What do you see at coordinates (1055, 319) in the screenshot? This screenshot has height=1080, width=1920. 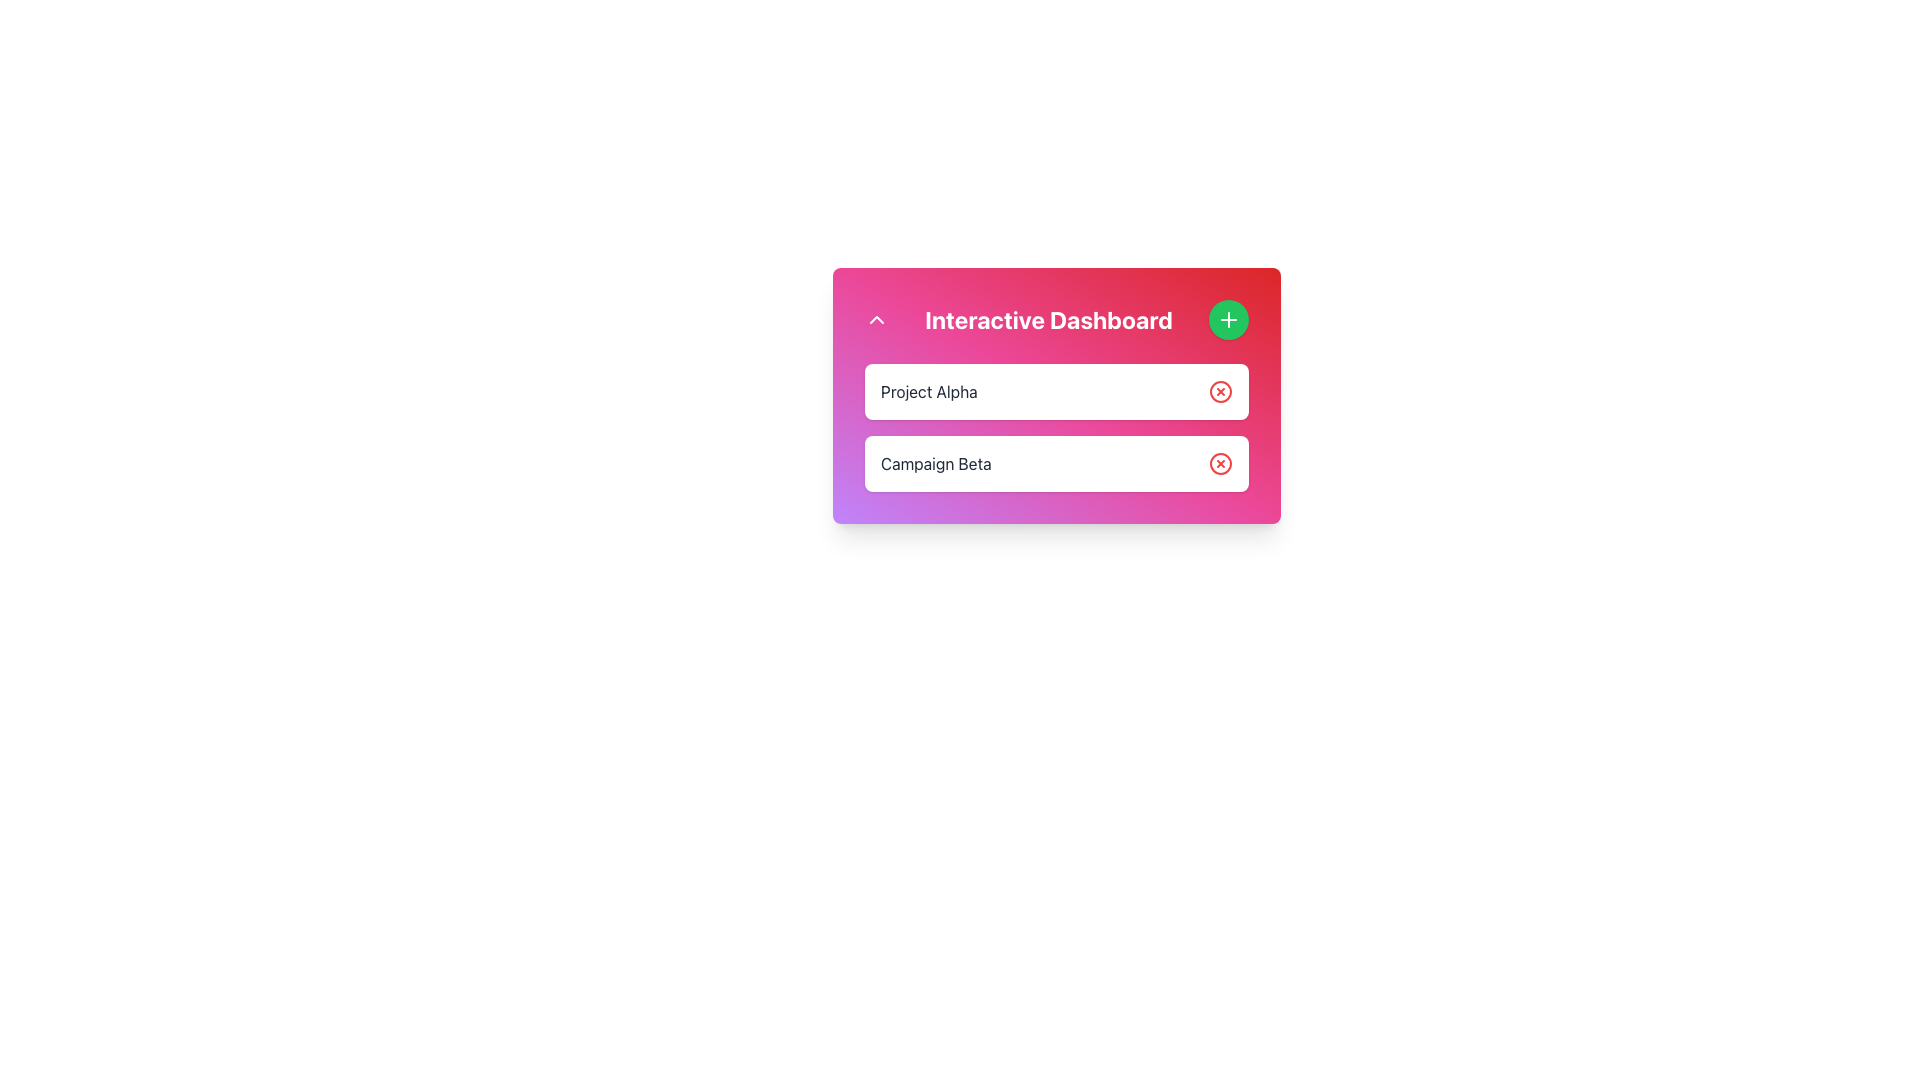 I see `the header text 'Interactive Dashboard'` at bounding box center [1055, 319].